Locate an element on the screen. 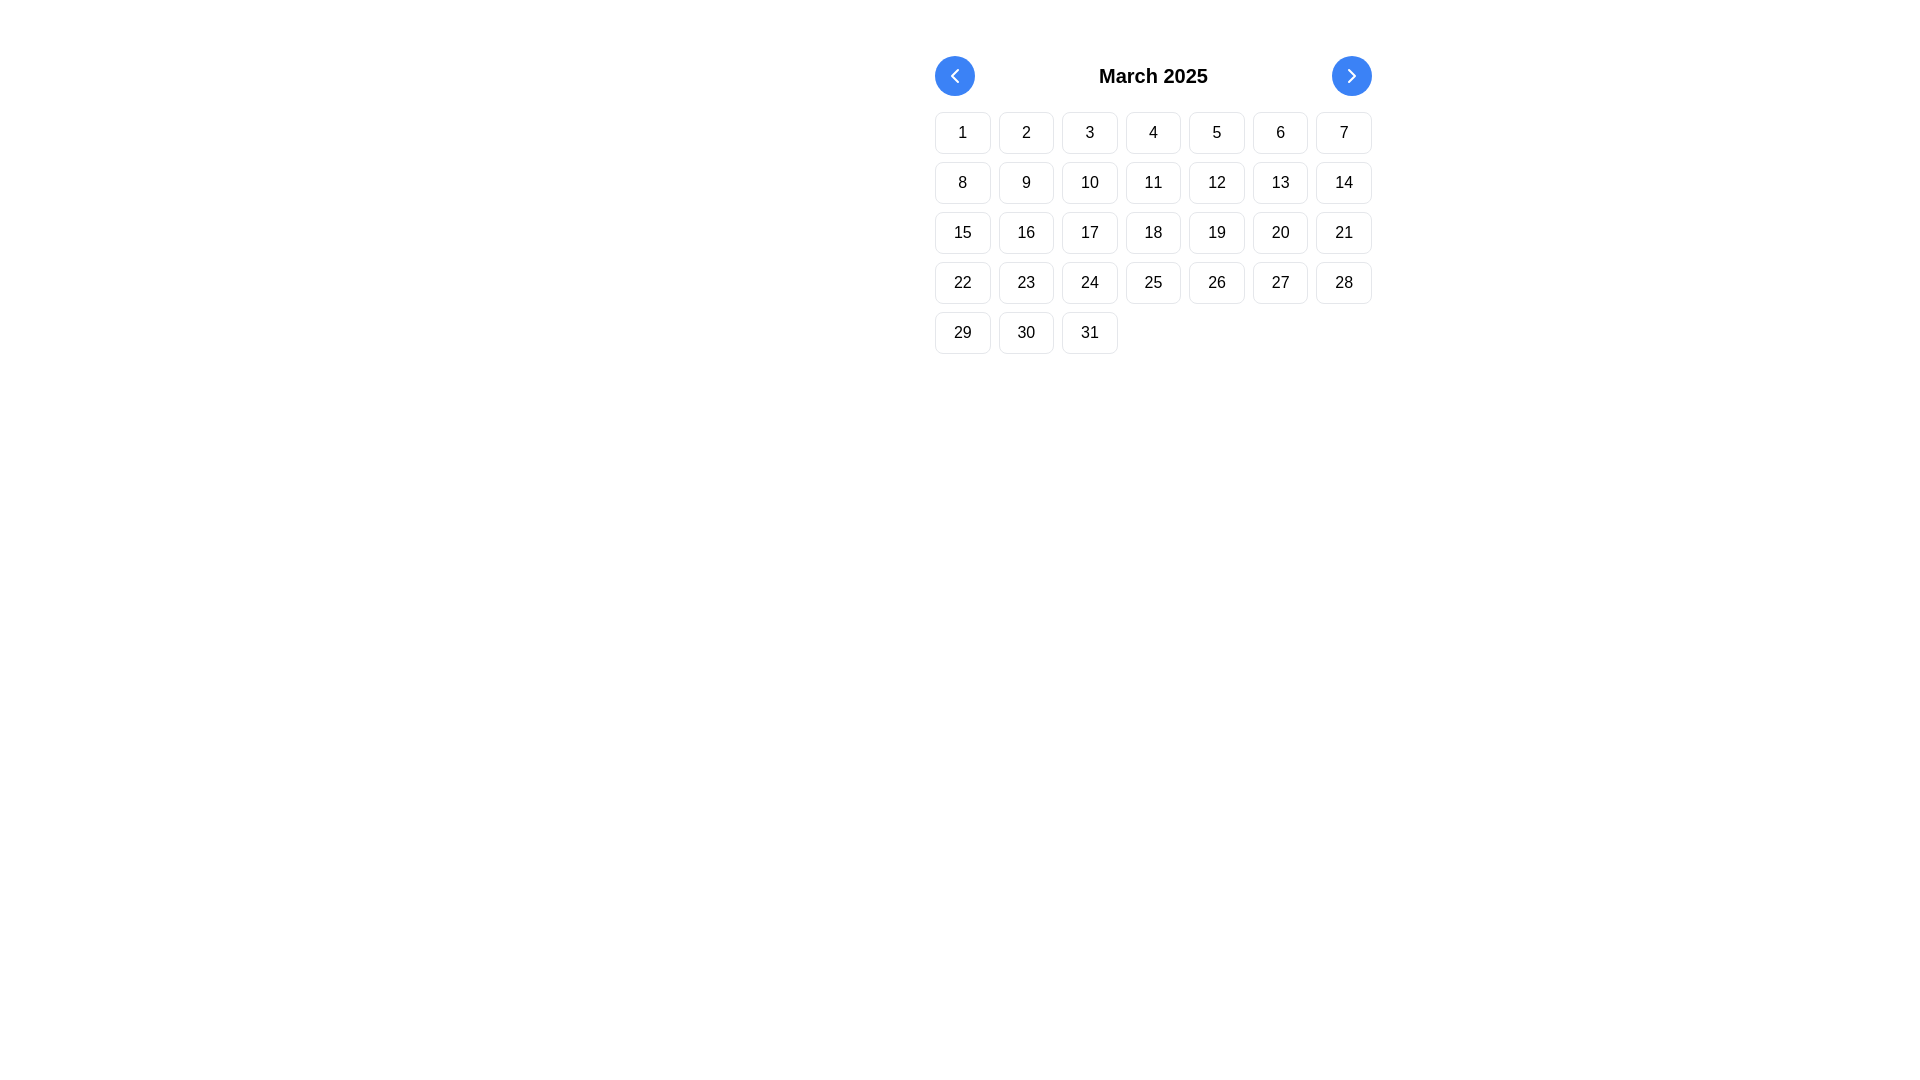  the button representing the selectable day in the calendar view located in the second row and fifth column of the grid is located at coordinates (1216, 182).